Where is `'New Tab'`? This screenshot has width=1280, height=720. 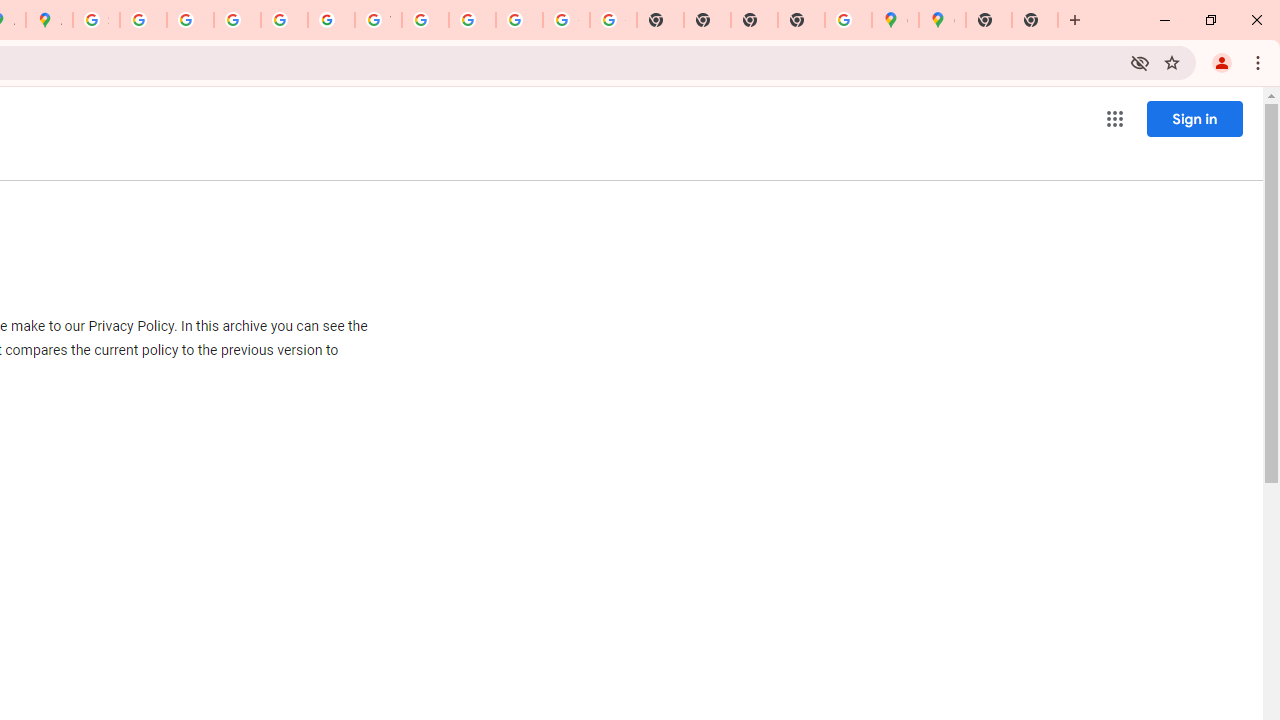
'New Tab' is located at coordinates (989, 20).